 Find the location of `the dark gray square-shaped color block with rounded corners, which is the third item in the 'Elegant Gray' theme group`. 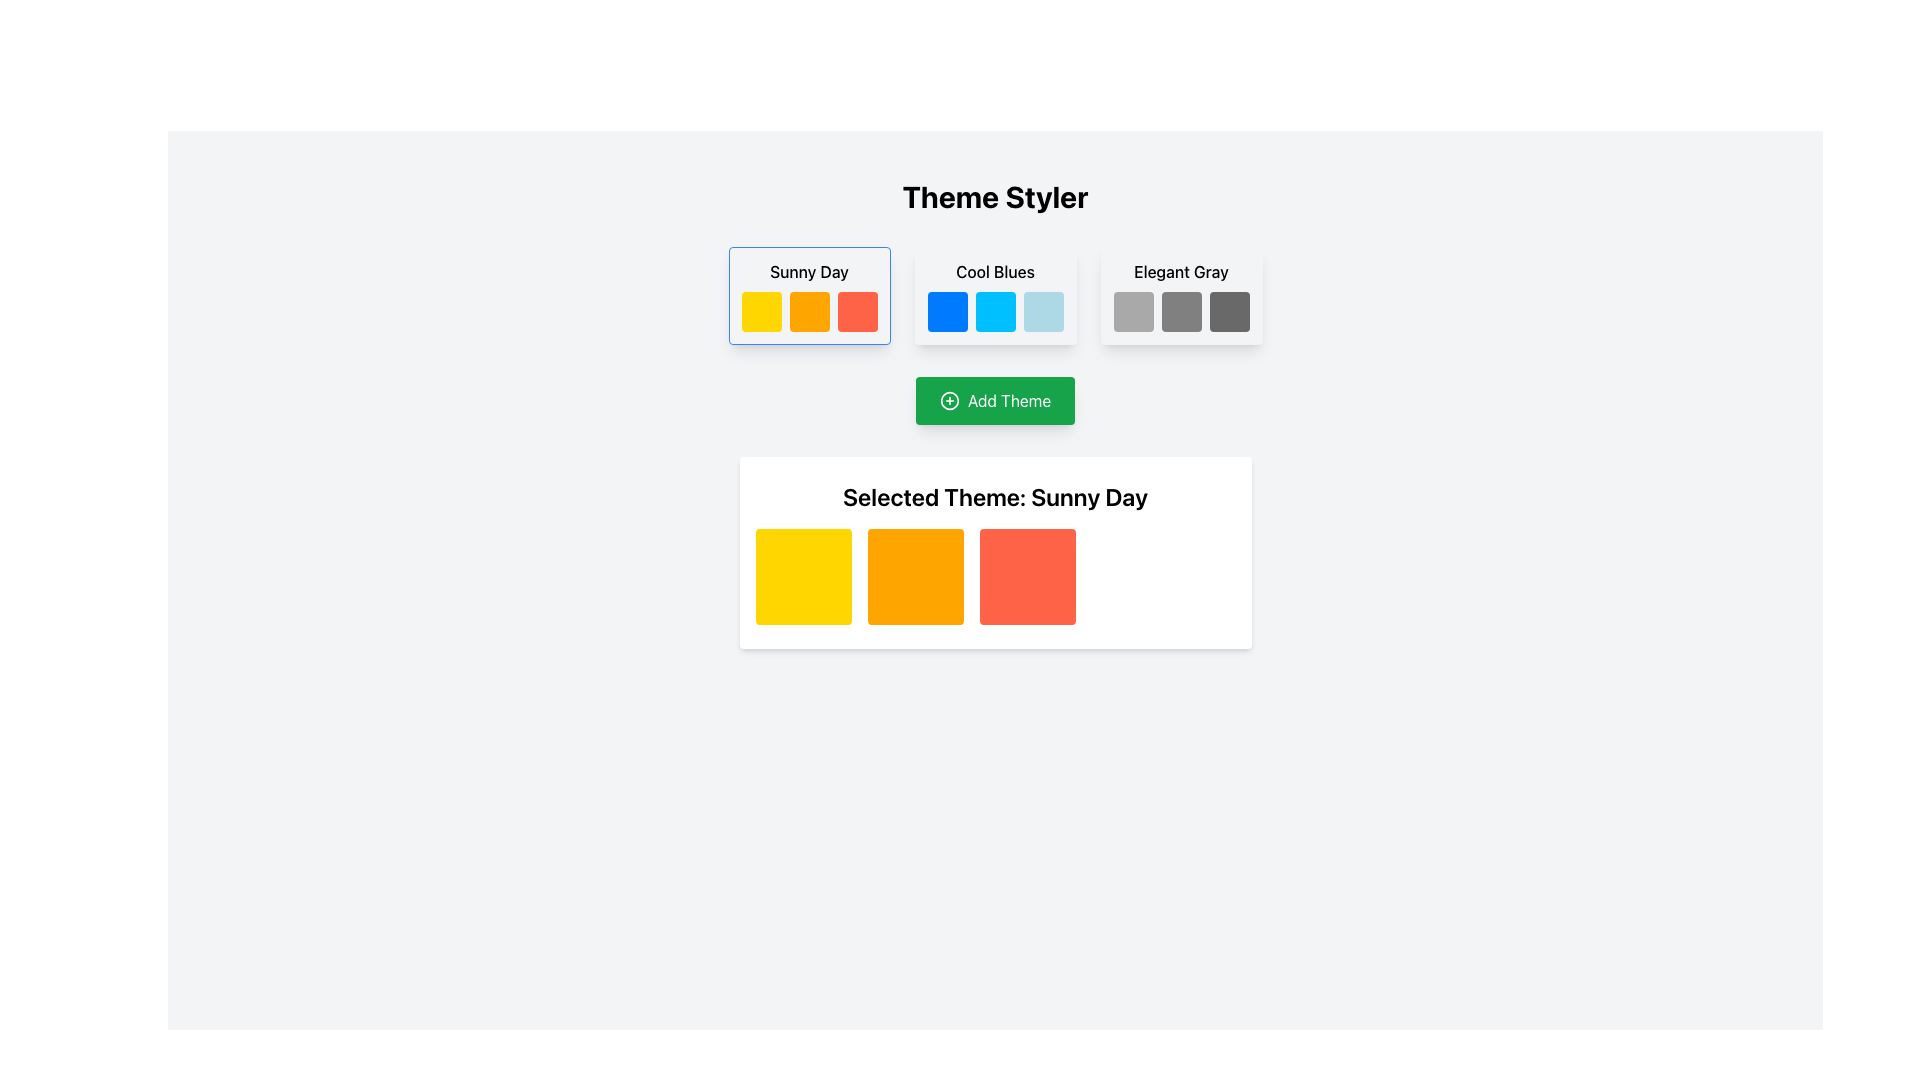

the dark gray square-shaped color block with rounded corners, which is the third item in the 'Elegant Gray' theme group is located at coordinates (1228, 312).